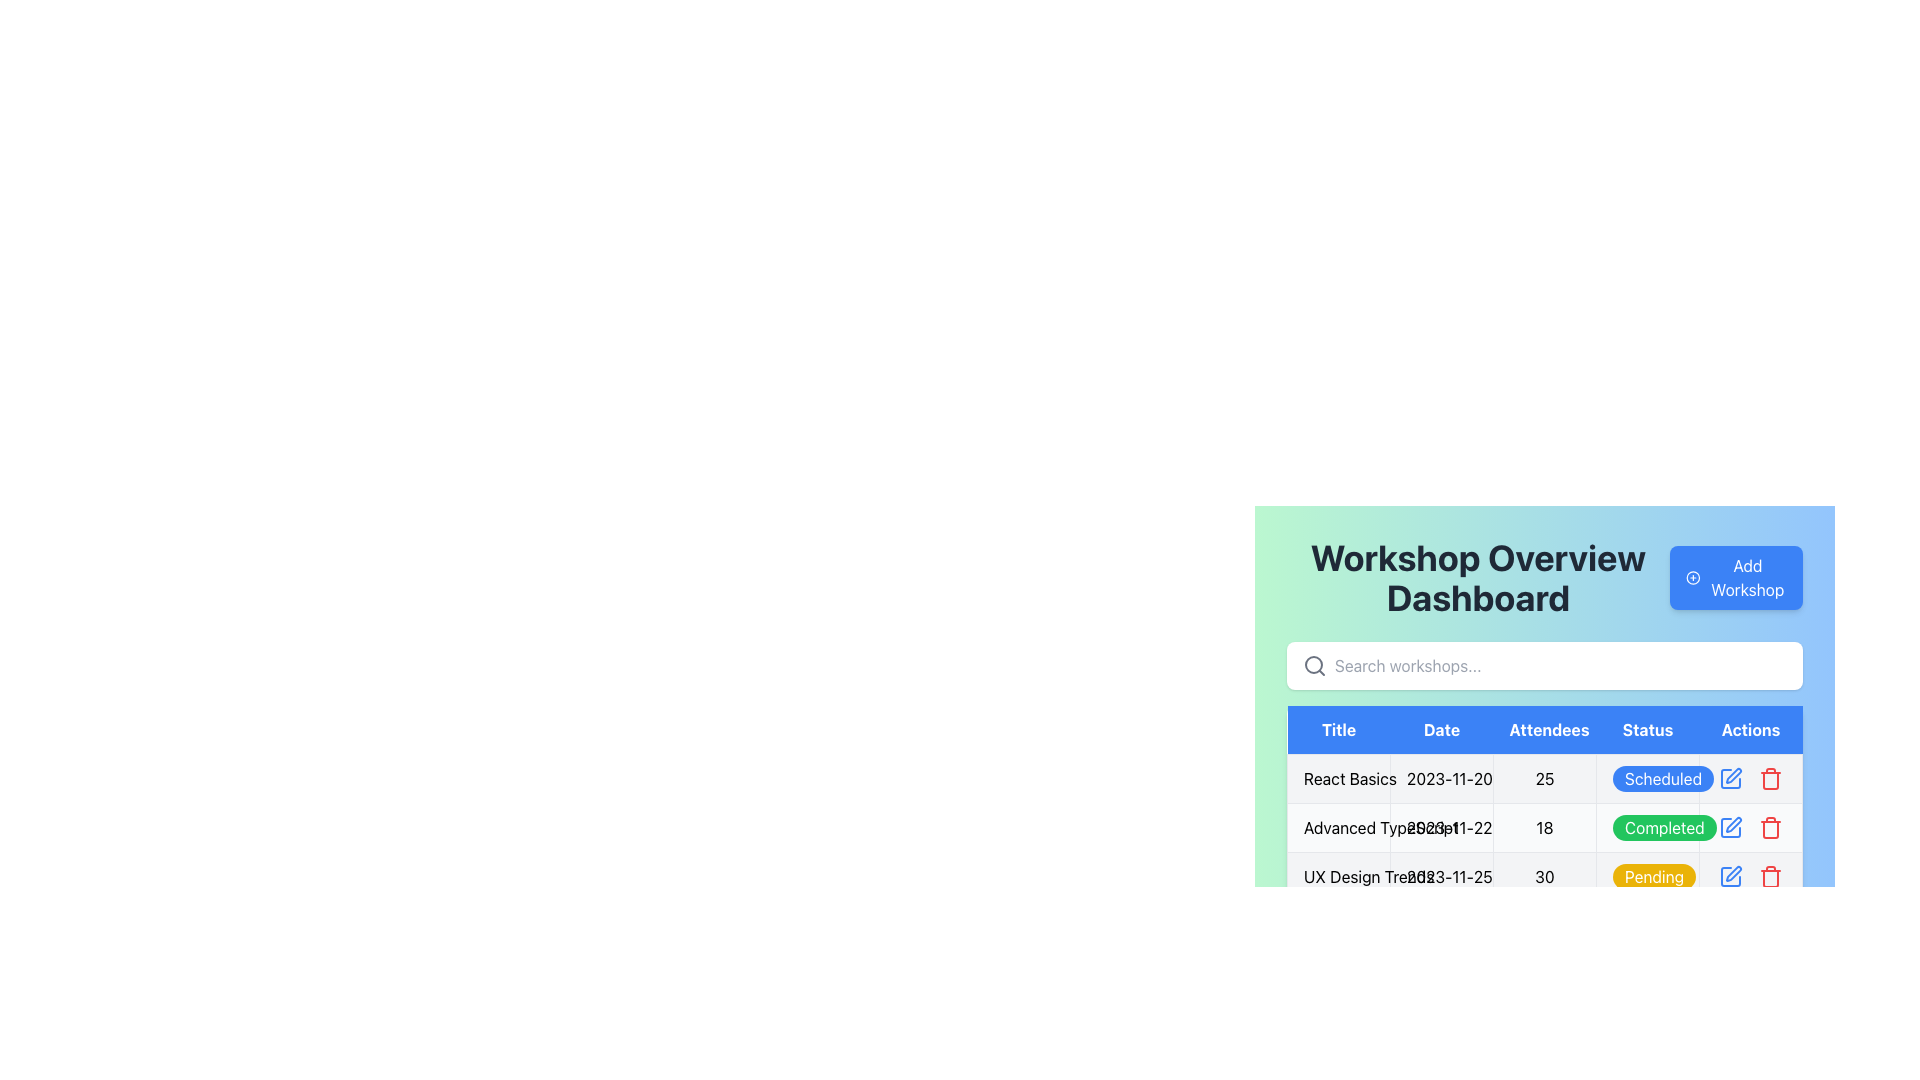  I want to click on the label displaying the date '2023-11-22' in the 'Date' column of the 'Advanced TypeScript' row within the workshop table, so click(1441, 828).